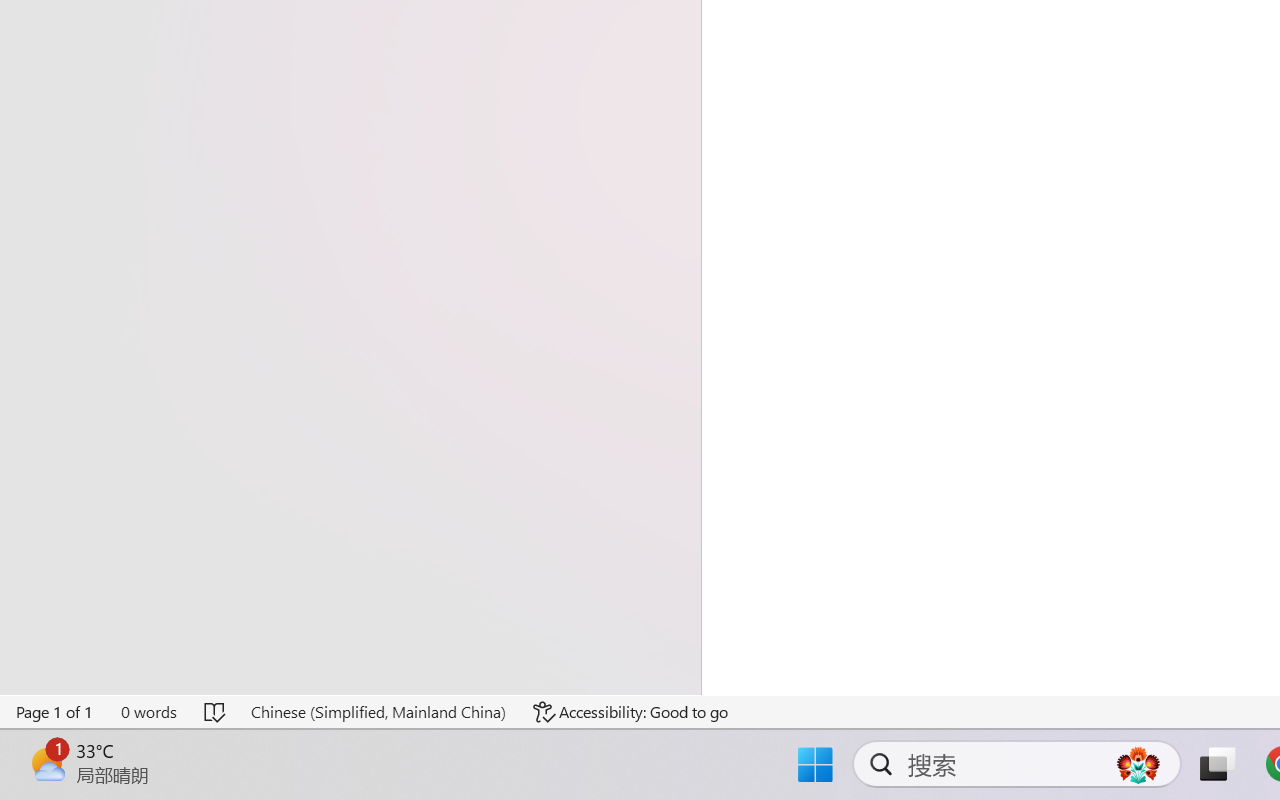 This screenshot has height=800, width=1280. Describe the element at coordinates (378, 711) in the screenshot. I see `'Language Chinese (Simplified, Mainland China)'` at that location.